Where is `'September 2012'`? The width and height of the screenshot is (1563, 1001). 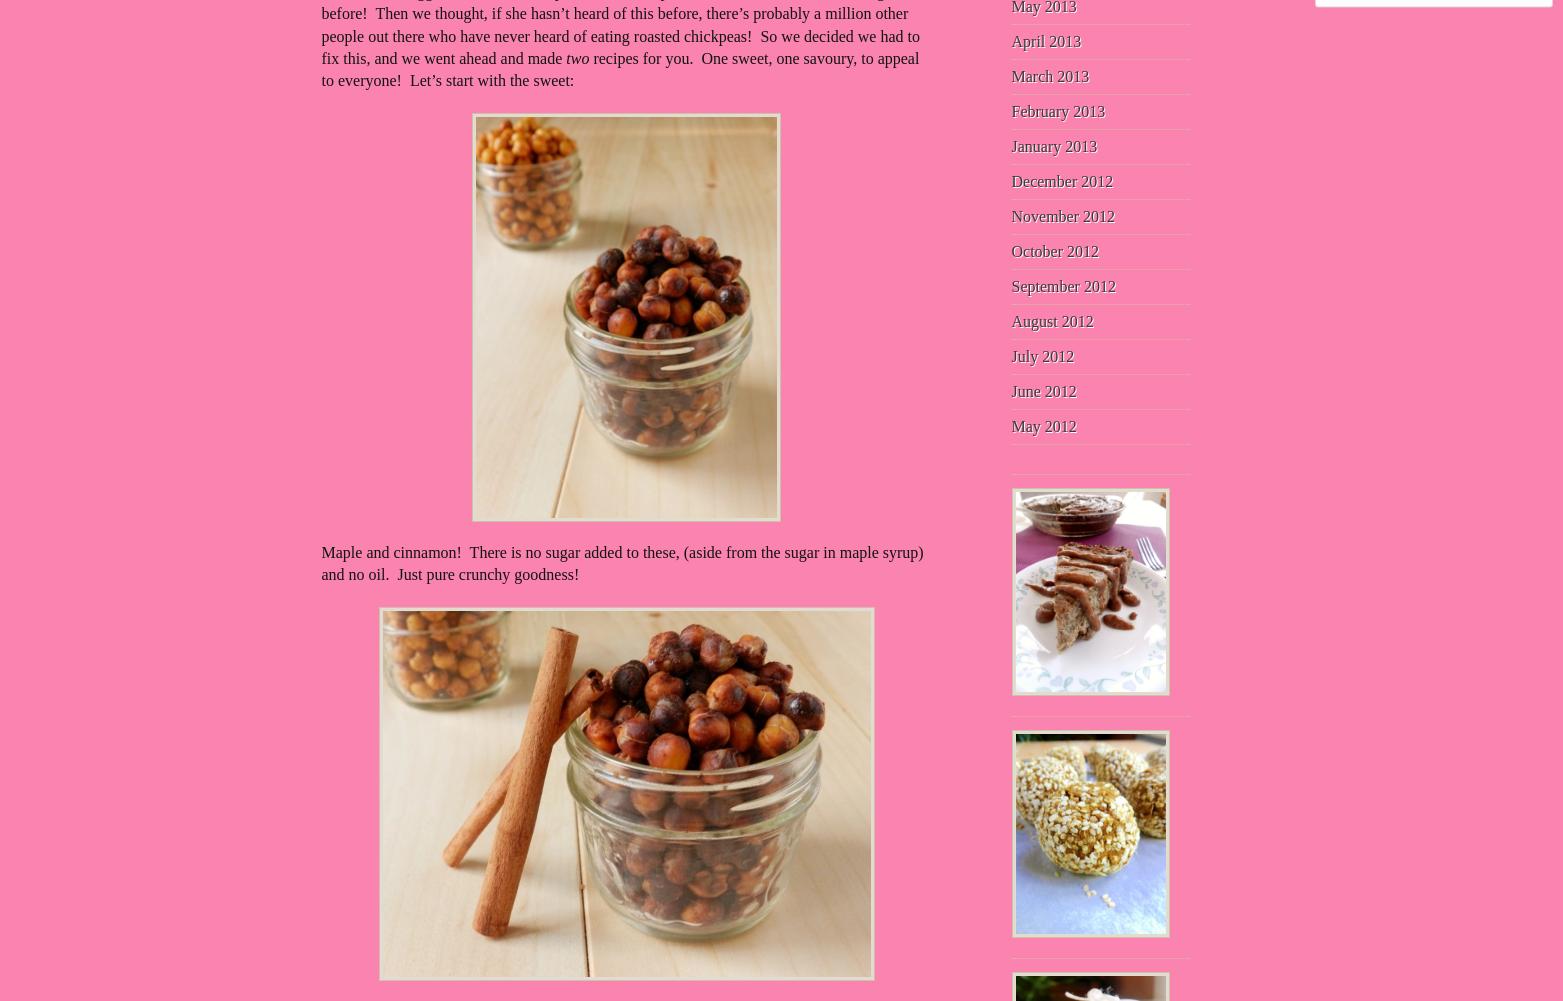
'September 2012' is located at coordinates (1062, 284).